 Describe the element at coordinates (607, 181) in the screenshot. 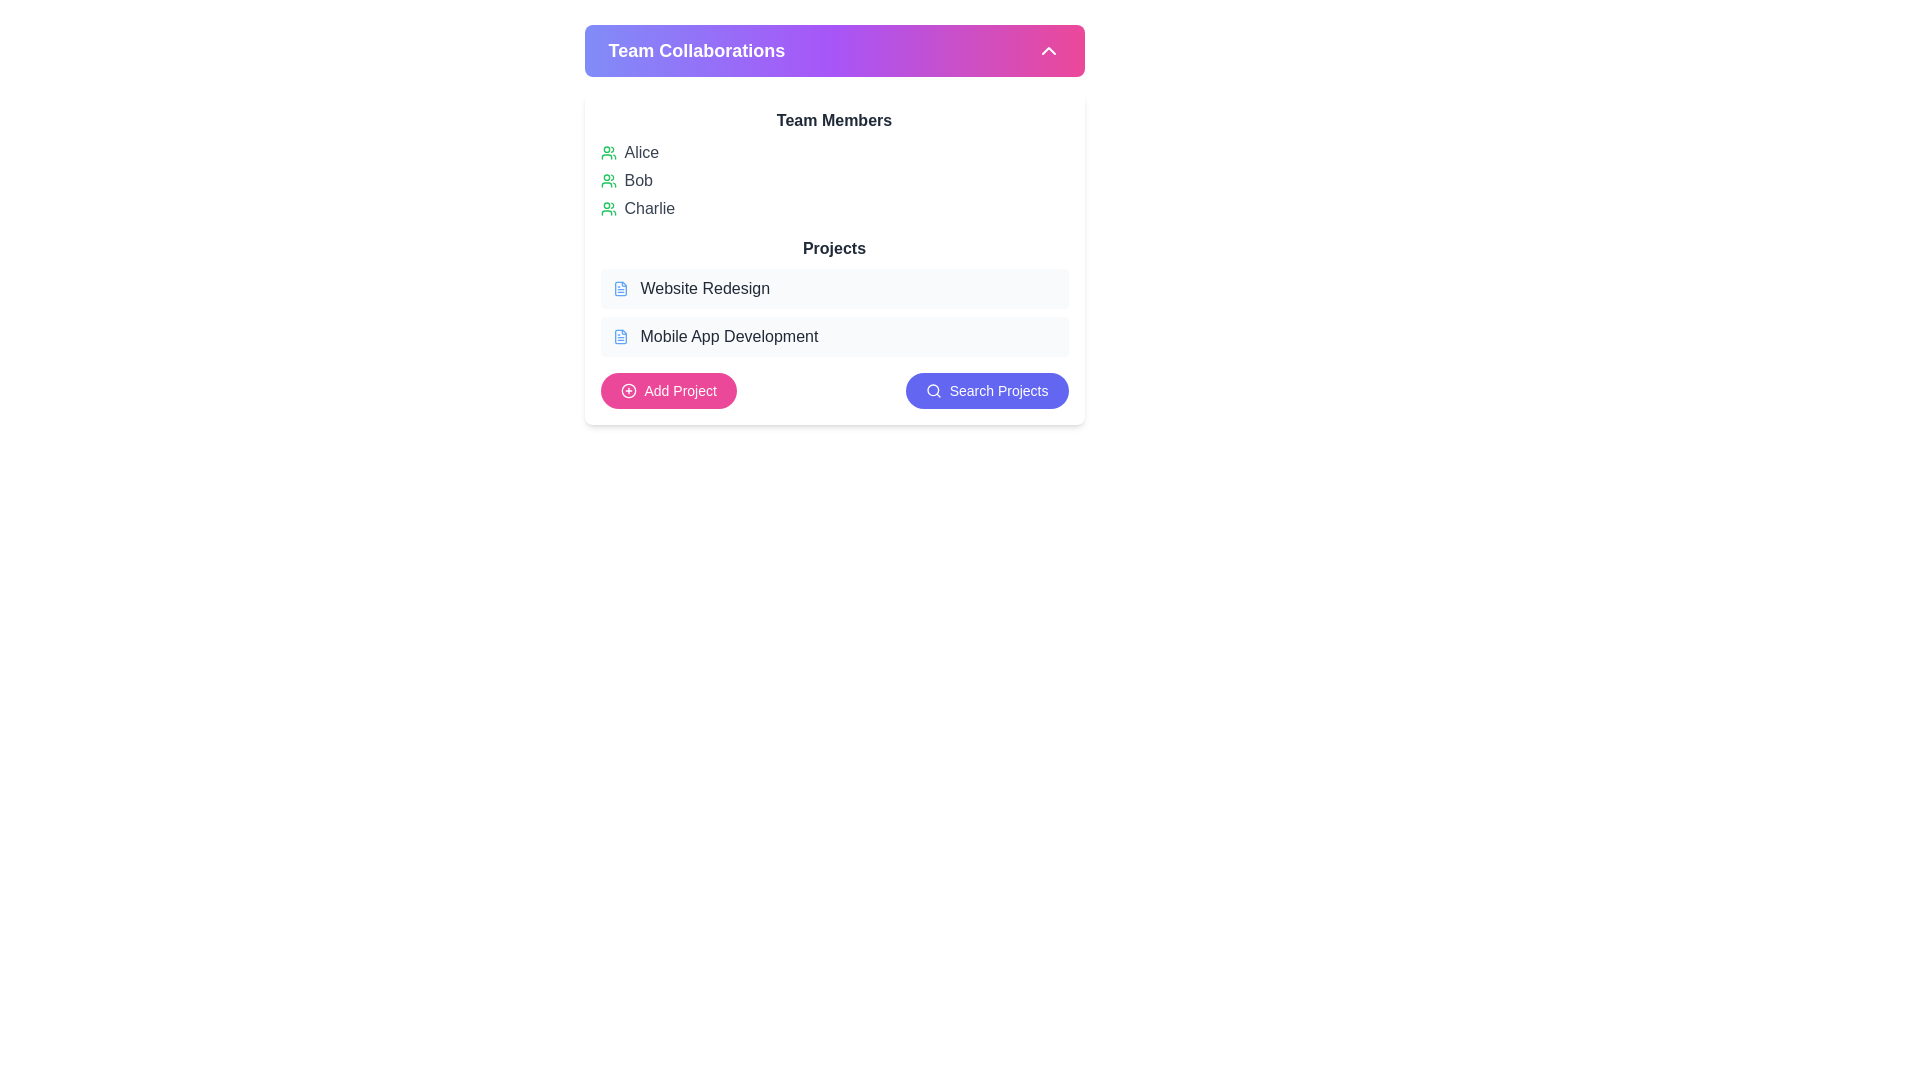

I see `the second user SVG icon representing 'Bob' in the 'Team Members' section of the 'Team Collaborations' card` at that location.